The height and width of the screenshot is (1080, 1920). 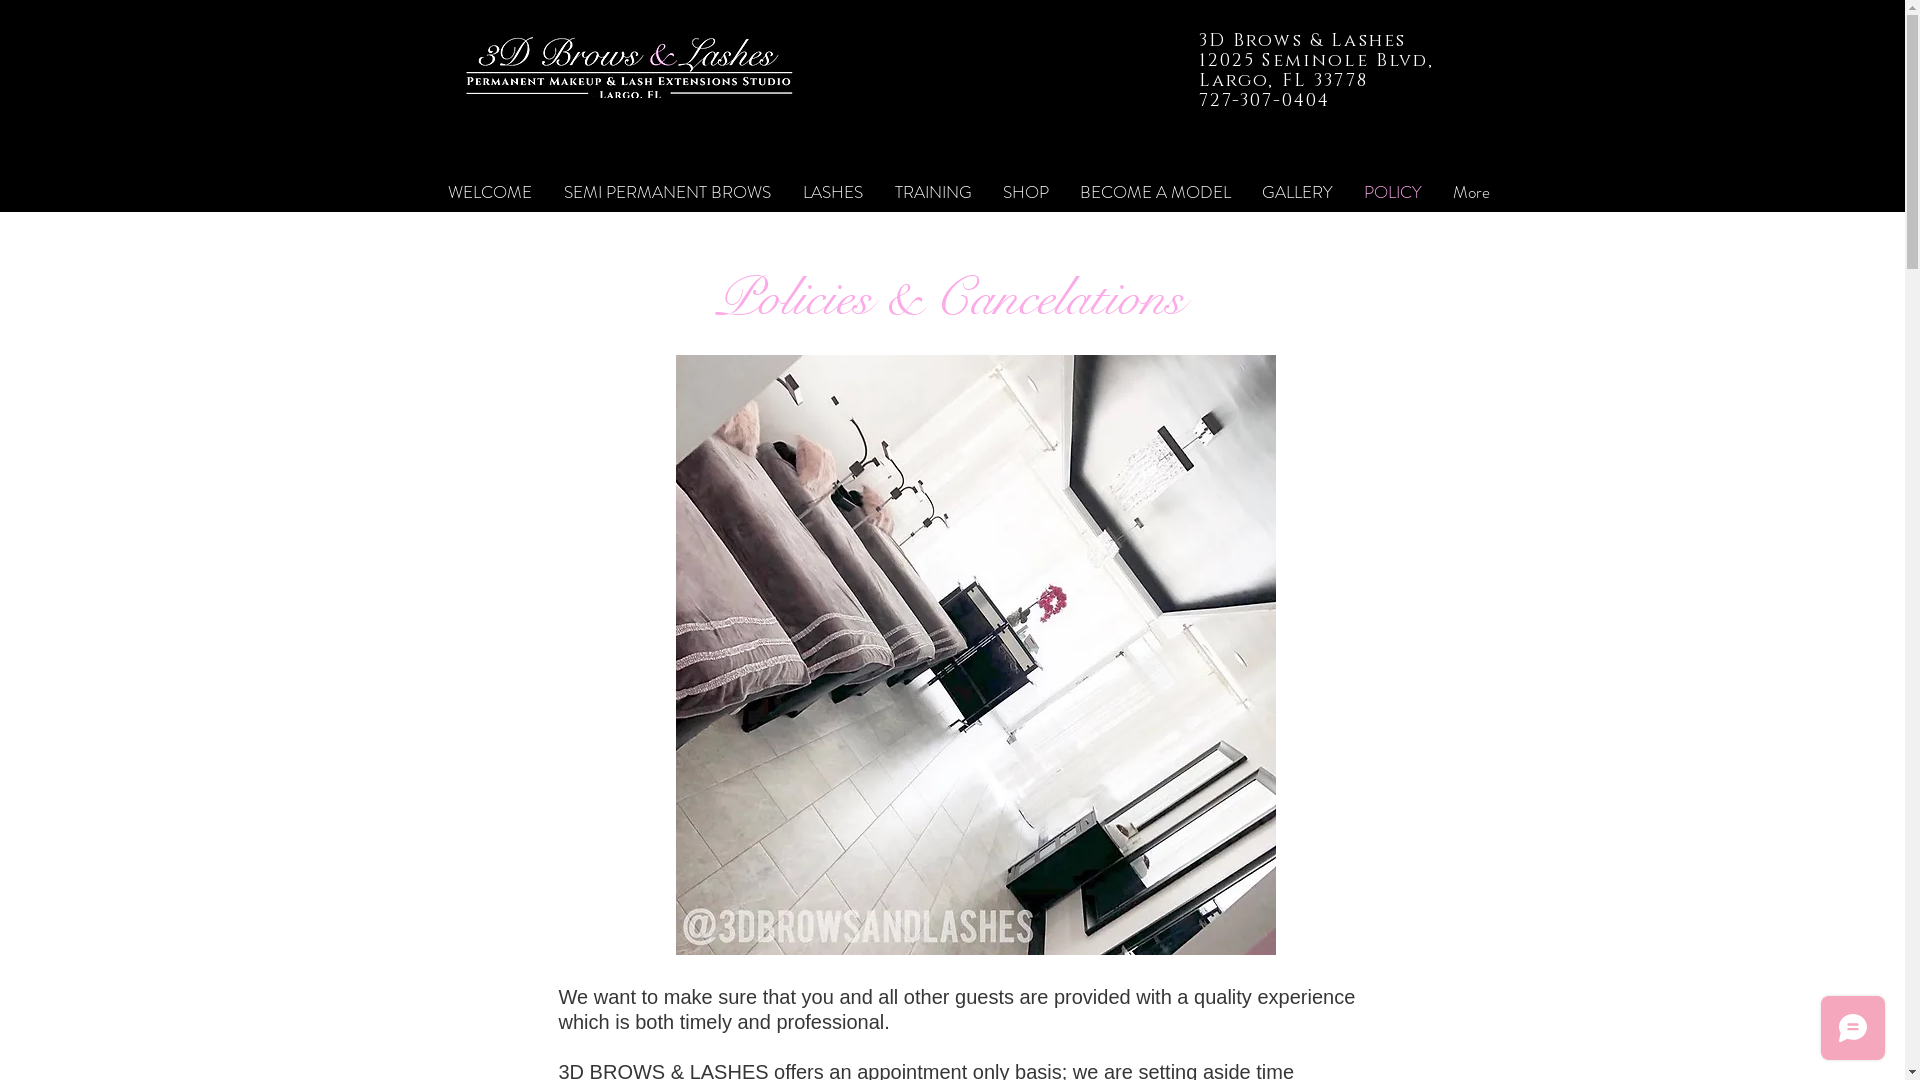 I want to click on 'SHOP', so click(x=1026, y=192).